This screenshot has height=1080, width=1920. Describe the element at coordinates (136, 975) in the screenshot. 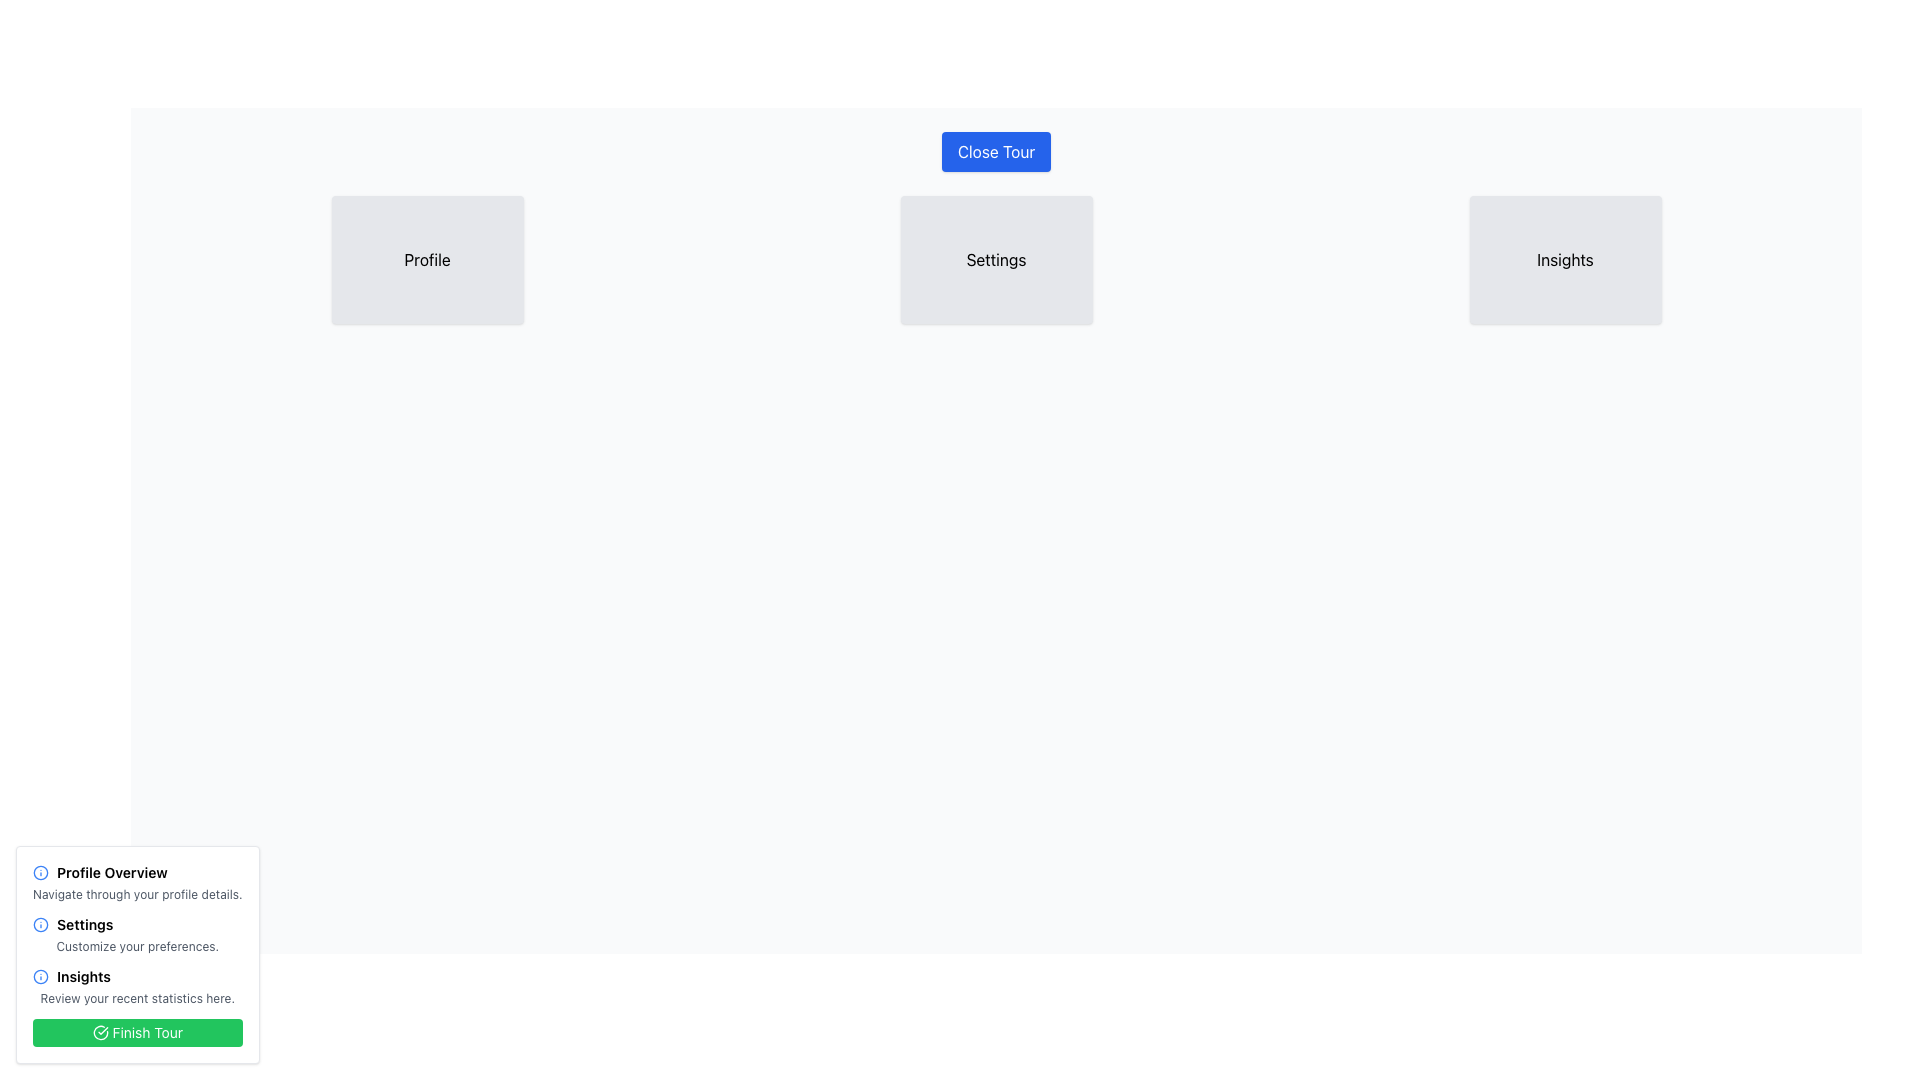

I see `the Label with Icon located in the bottom-left region of the interface` at that location.